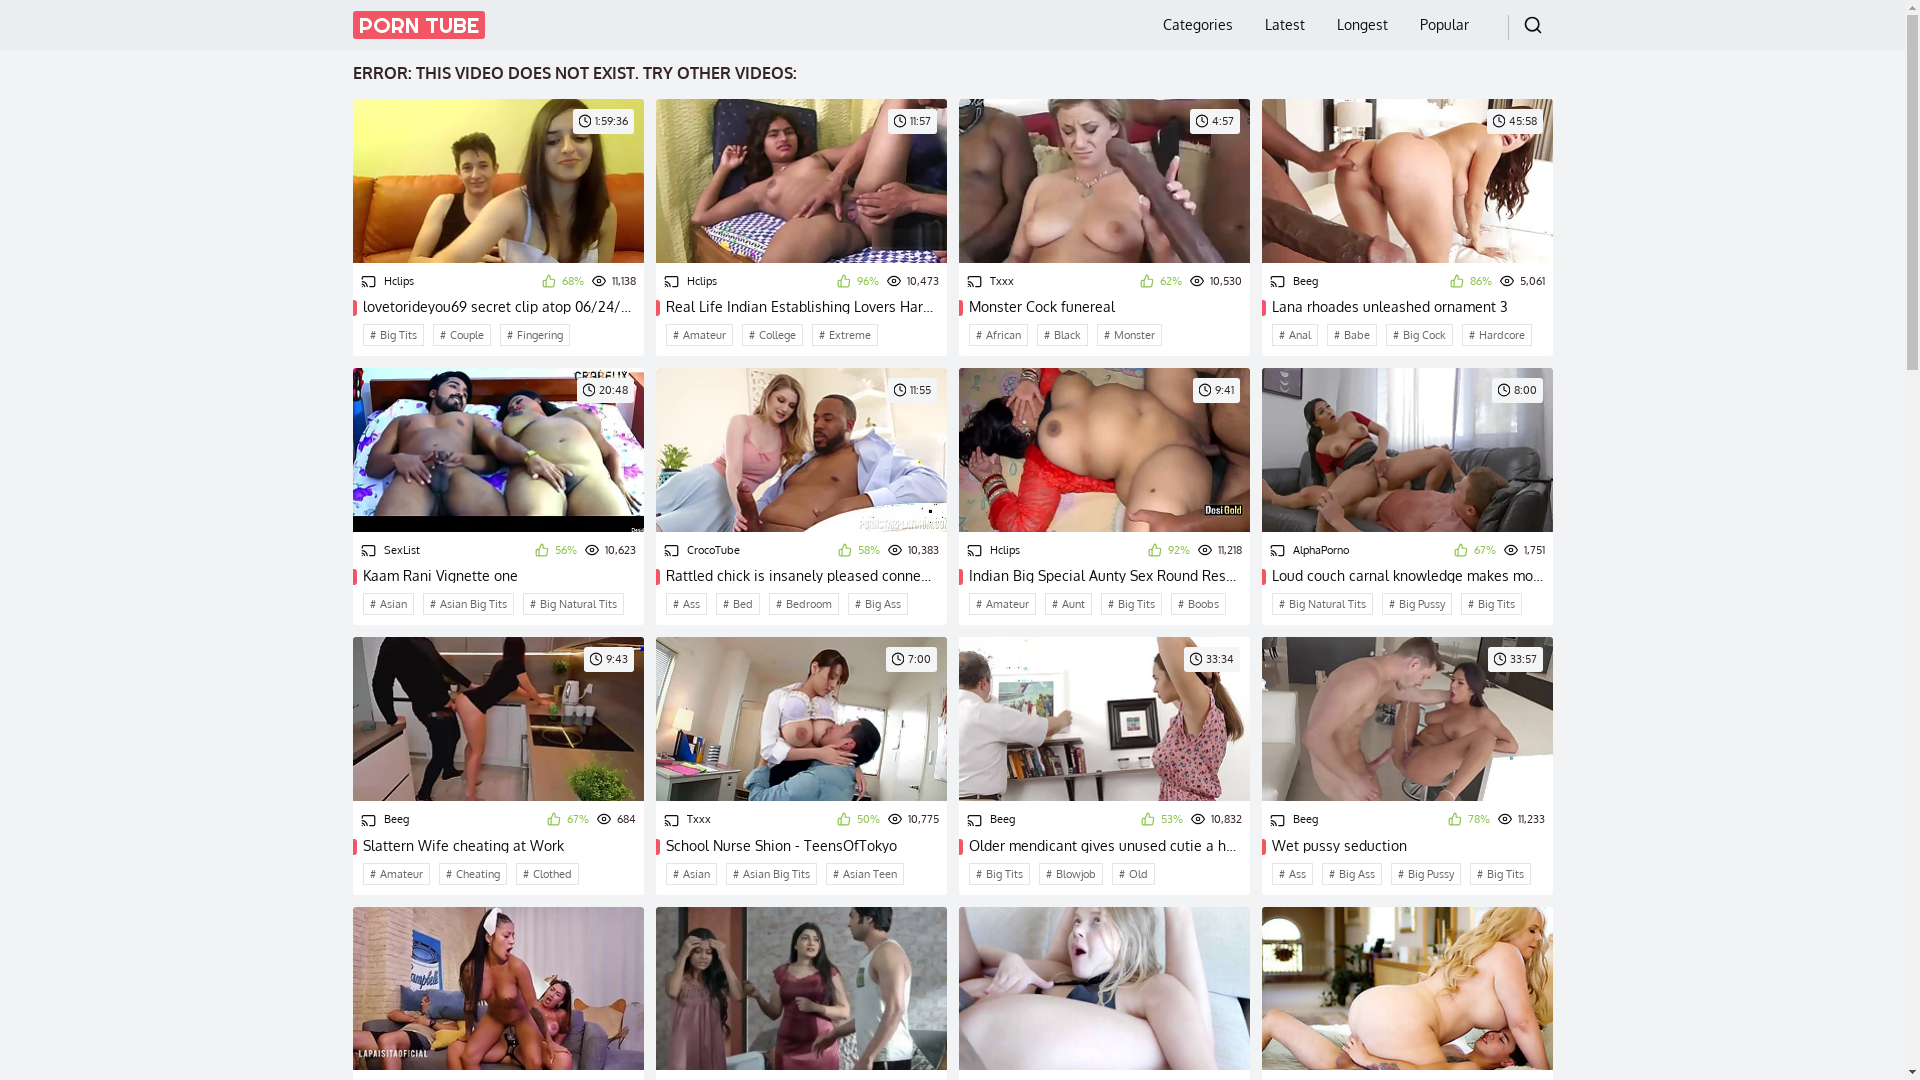  What do you see at coordinates (1406, 307) in the screenshot?
I see `'Lana rhoades unleashed ornament 3'` at bounding box center [1406, 307].